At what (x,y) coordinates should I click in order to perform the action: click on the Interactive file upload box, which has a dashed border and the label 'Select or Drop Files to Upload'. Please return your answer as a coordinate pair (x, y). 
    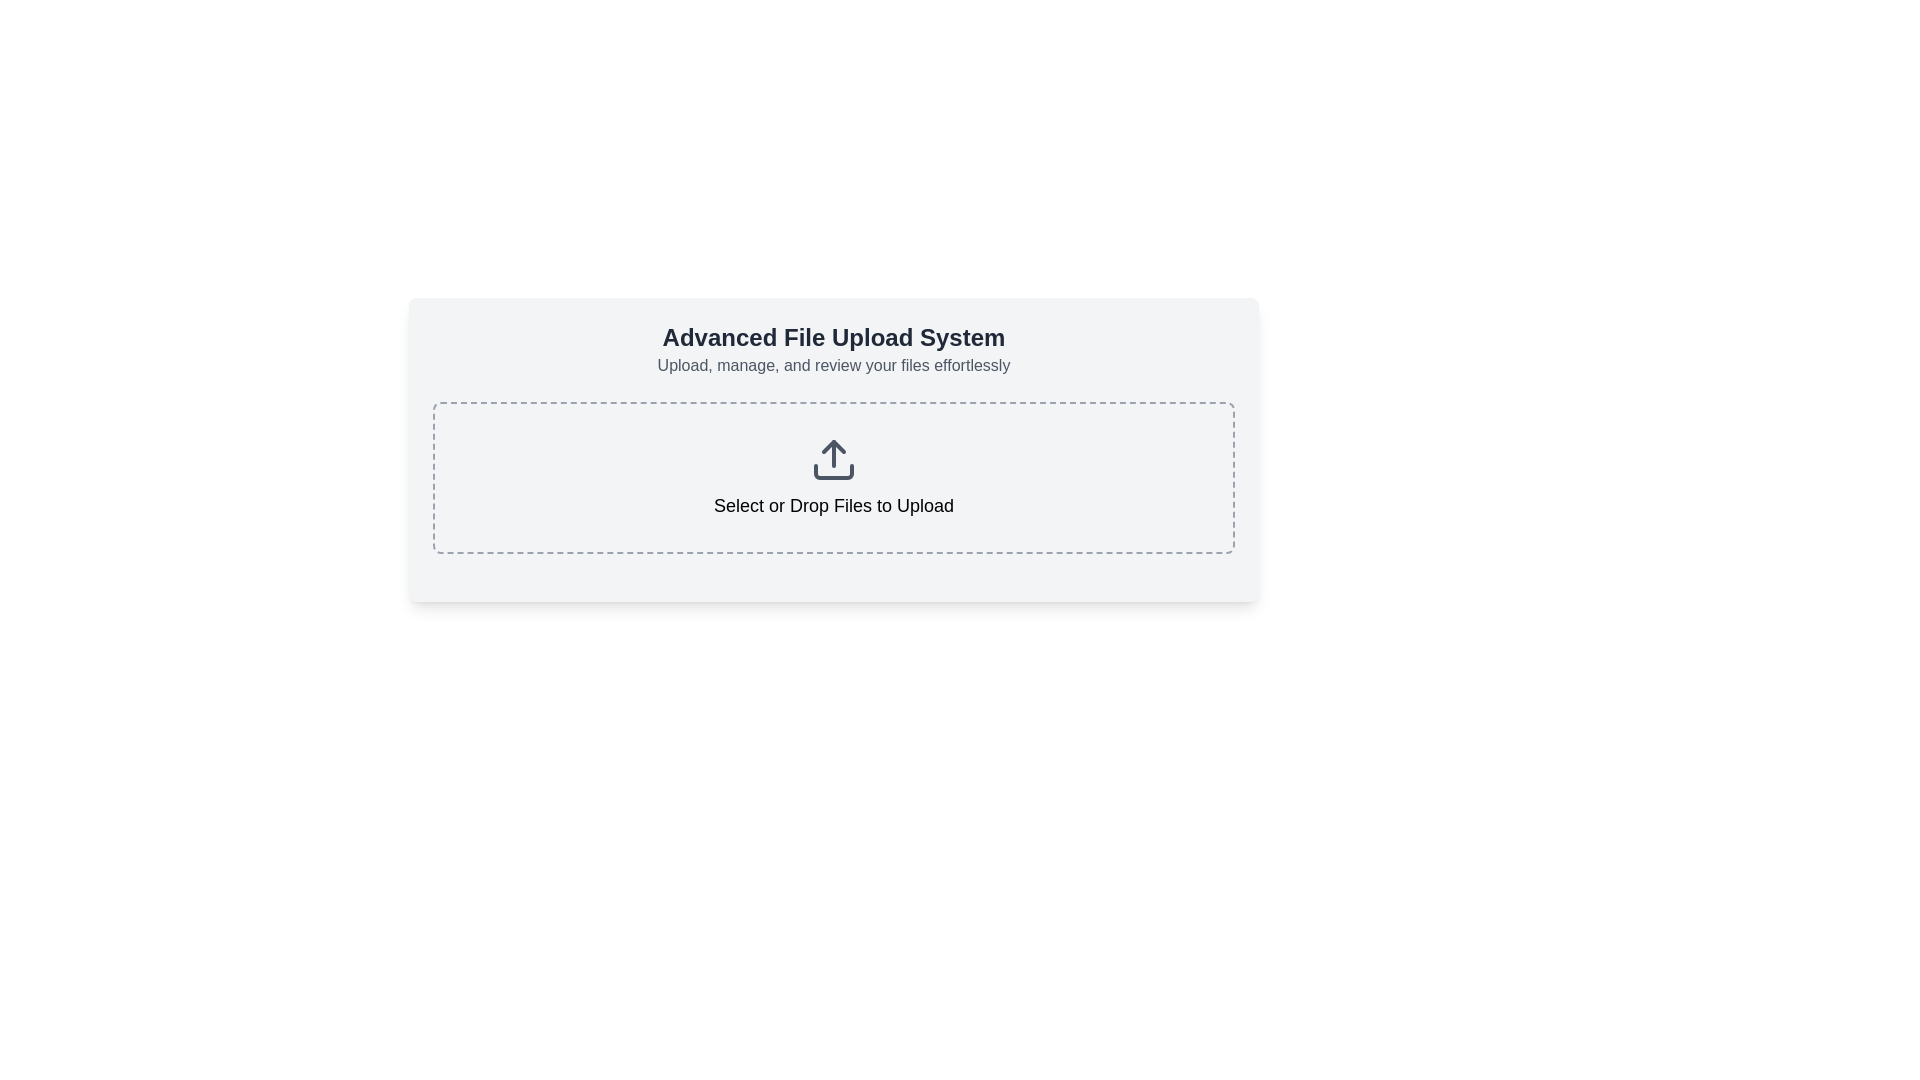
    Looking at the image, I should click on (834, 478).